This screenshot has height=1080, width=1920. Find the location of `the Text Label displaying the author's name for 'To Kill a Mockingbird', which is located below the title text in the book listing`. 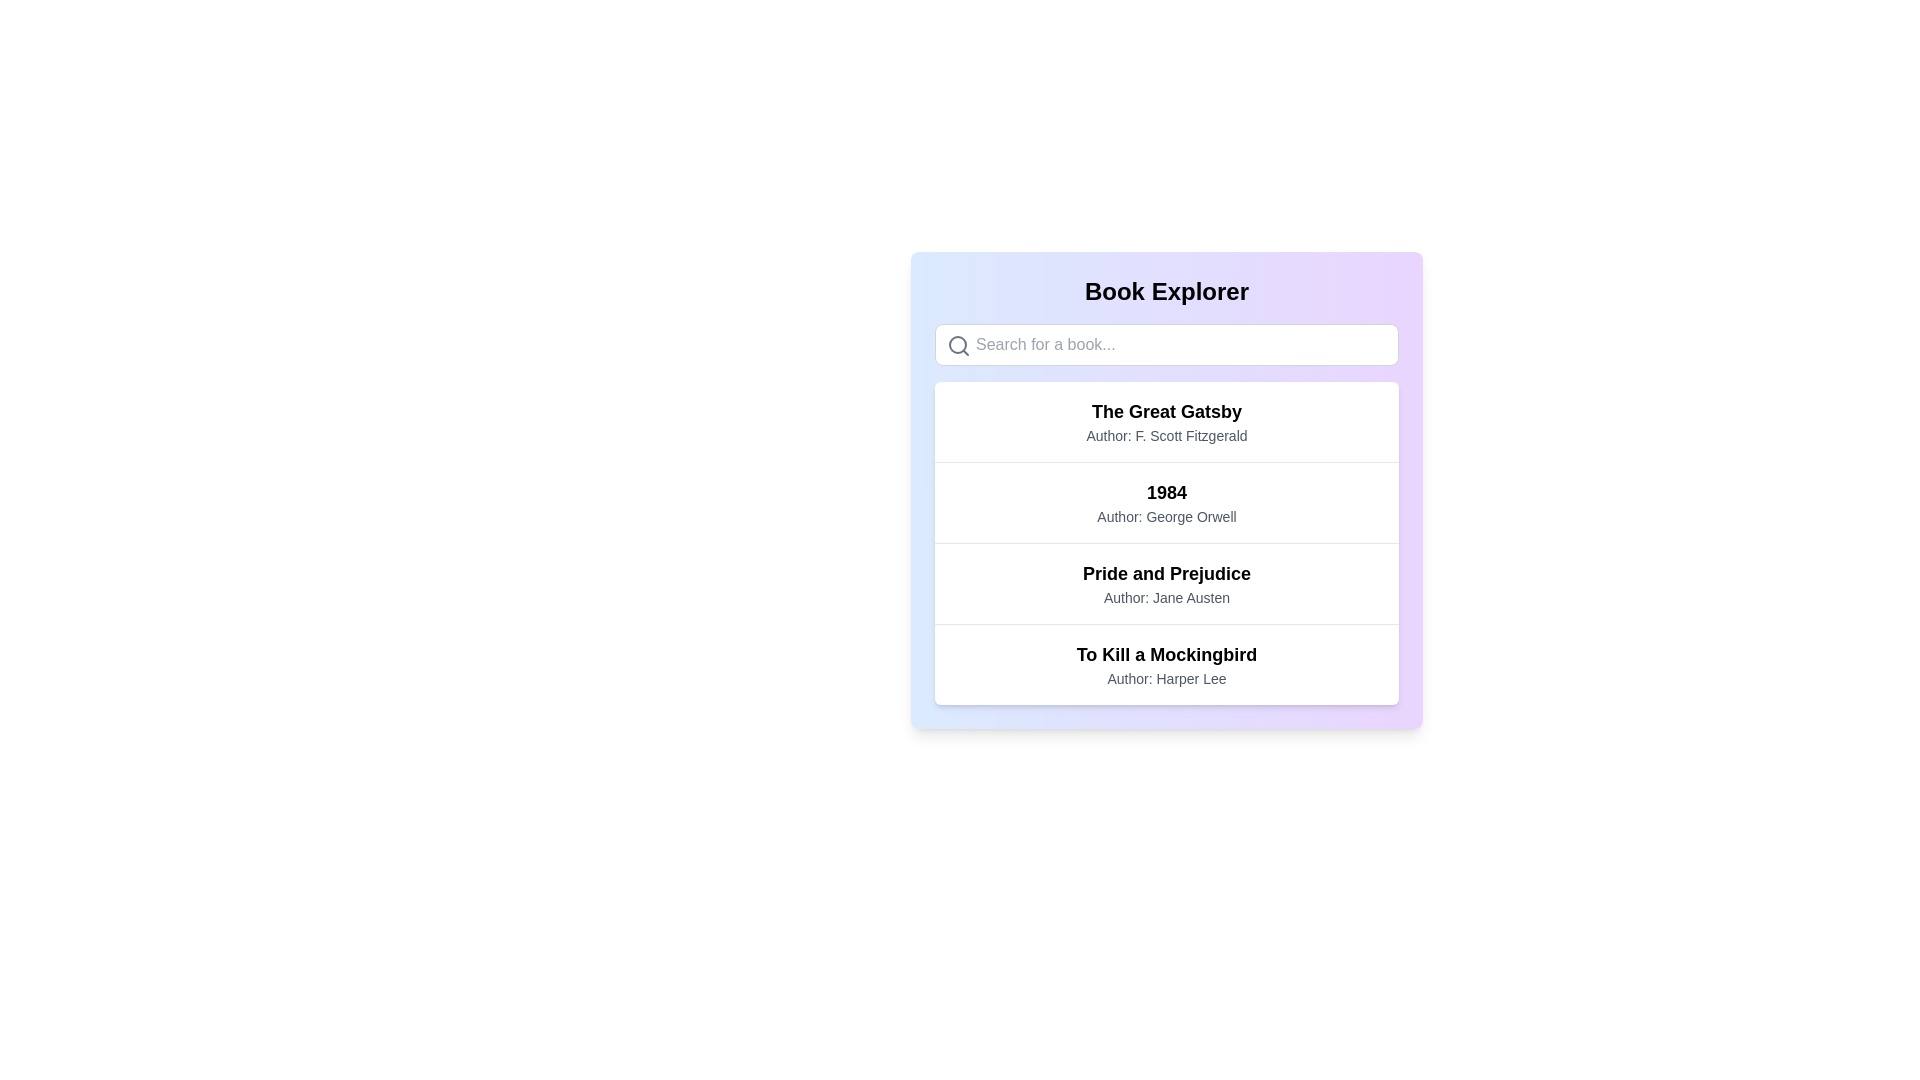

the Text Label displaying the author's name for 'To Kill a Mockingbird', which is located below the title text in the book listing is located at coordinates (1166, 677).